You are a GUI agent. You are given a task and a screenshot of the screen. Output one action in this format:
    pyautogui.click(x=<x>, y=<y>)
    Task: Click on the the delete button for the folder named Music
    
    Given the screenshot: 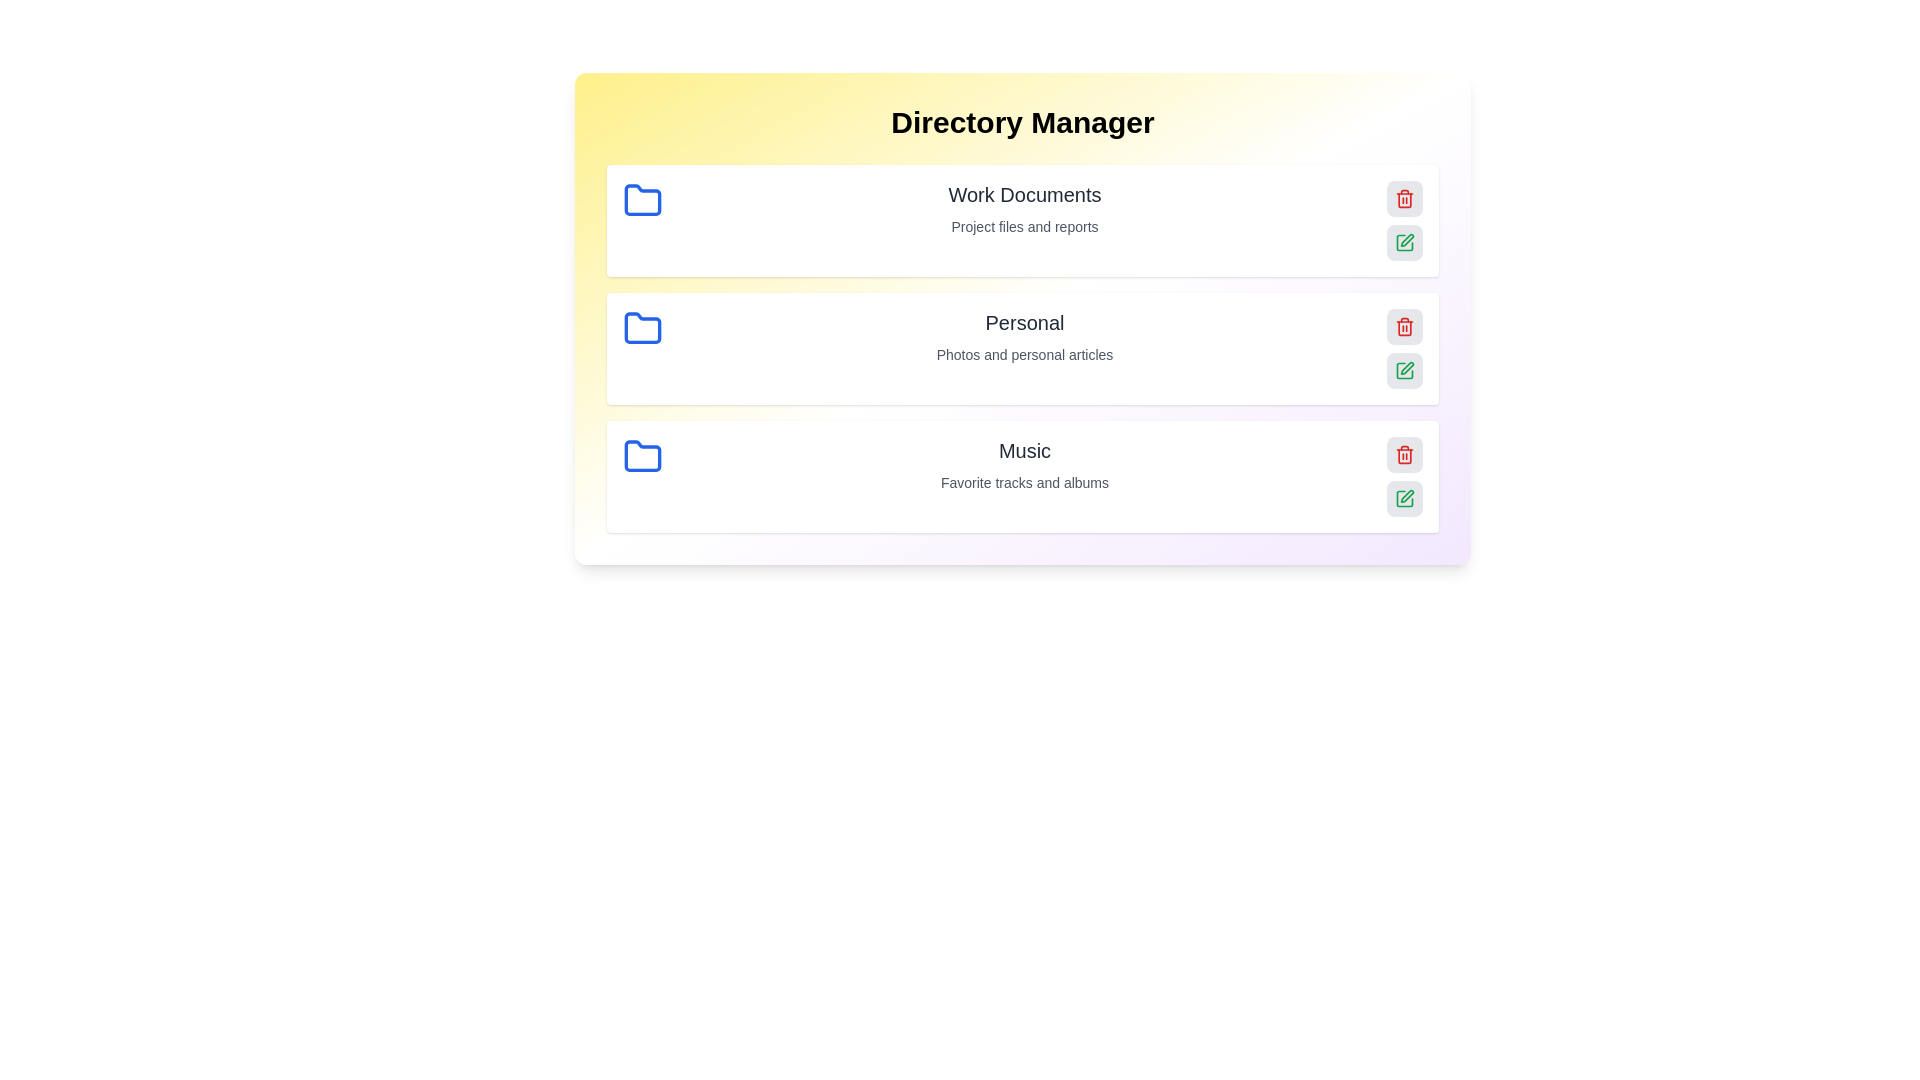 What is the action you would take?
    pyautogui.click(x=1404, y=455)
    